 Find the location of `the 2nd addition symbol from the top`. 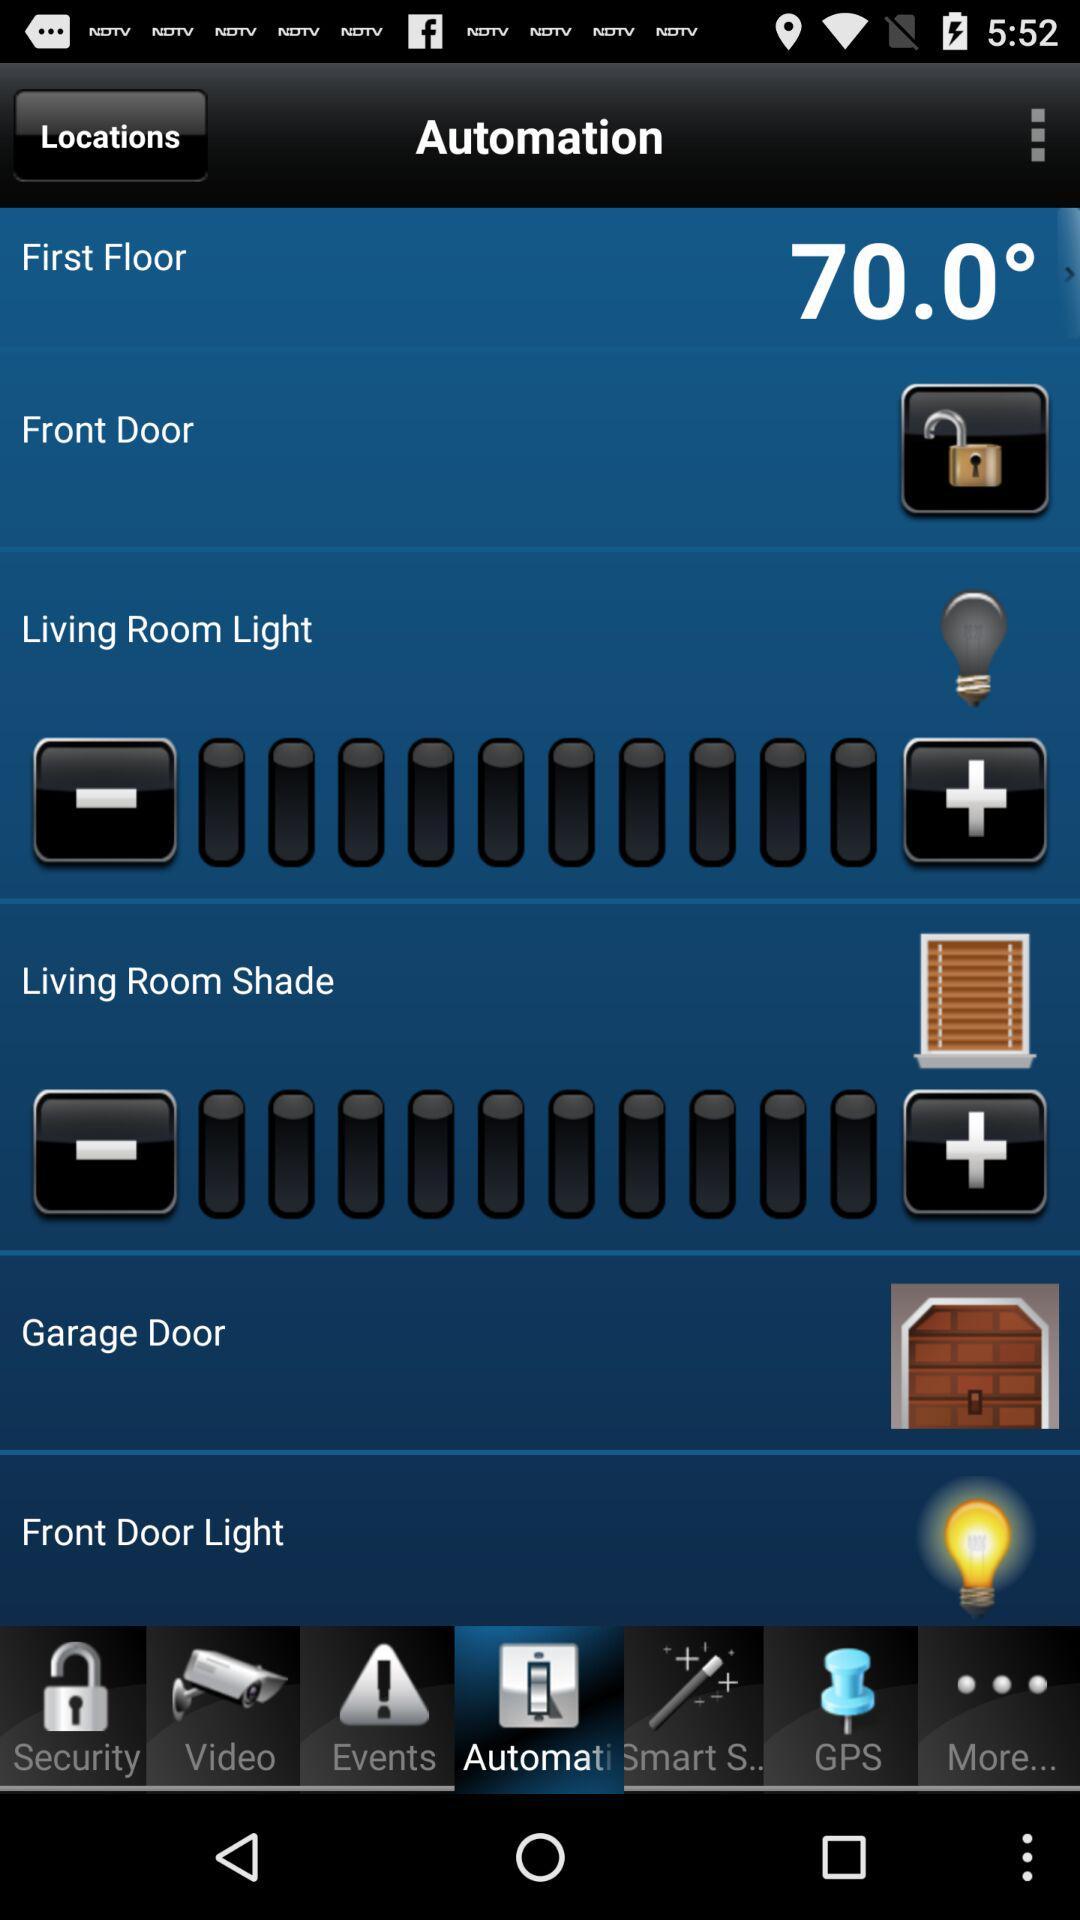

the 2nd addition symbol from the top is located at coordinates (974, 1152).